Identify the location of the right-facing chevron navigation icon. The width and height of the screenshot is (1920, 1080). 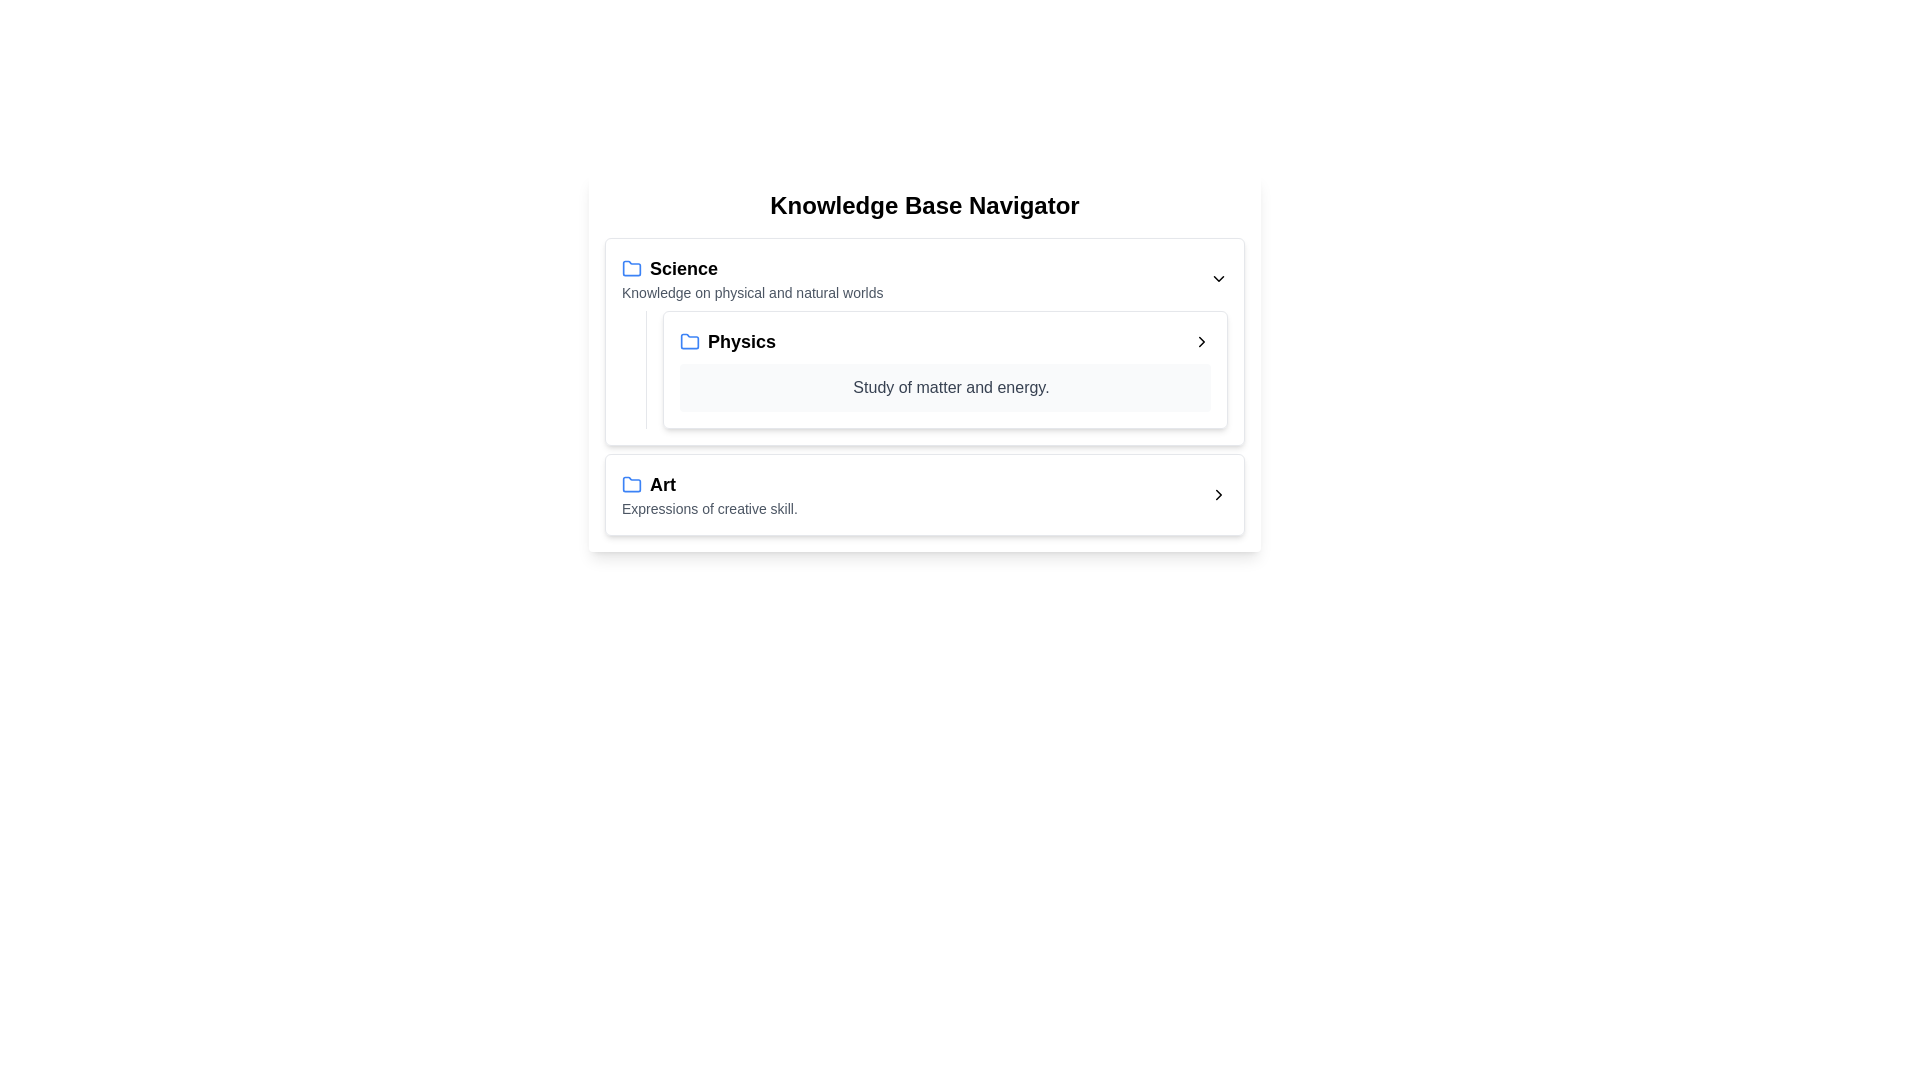
(1200, 341).